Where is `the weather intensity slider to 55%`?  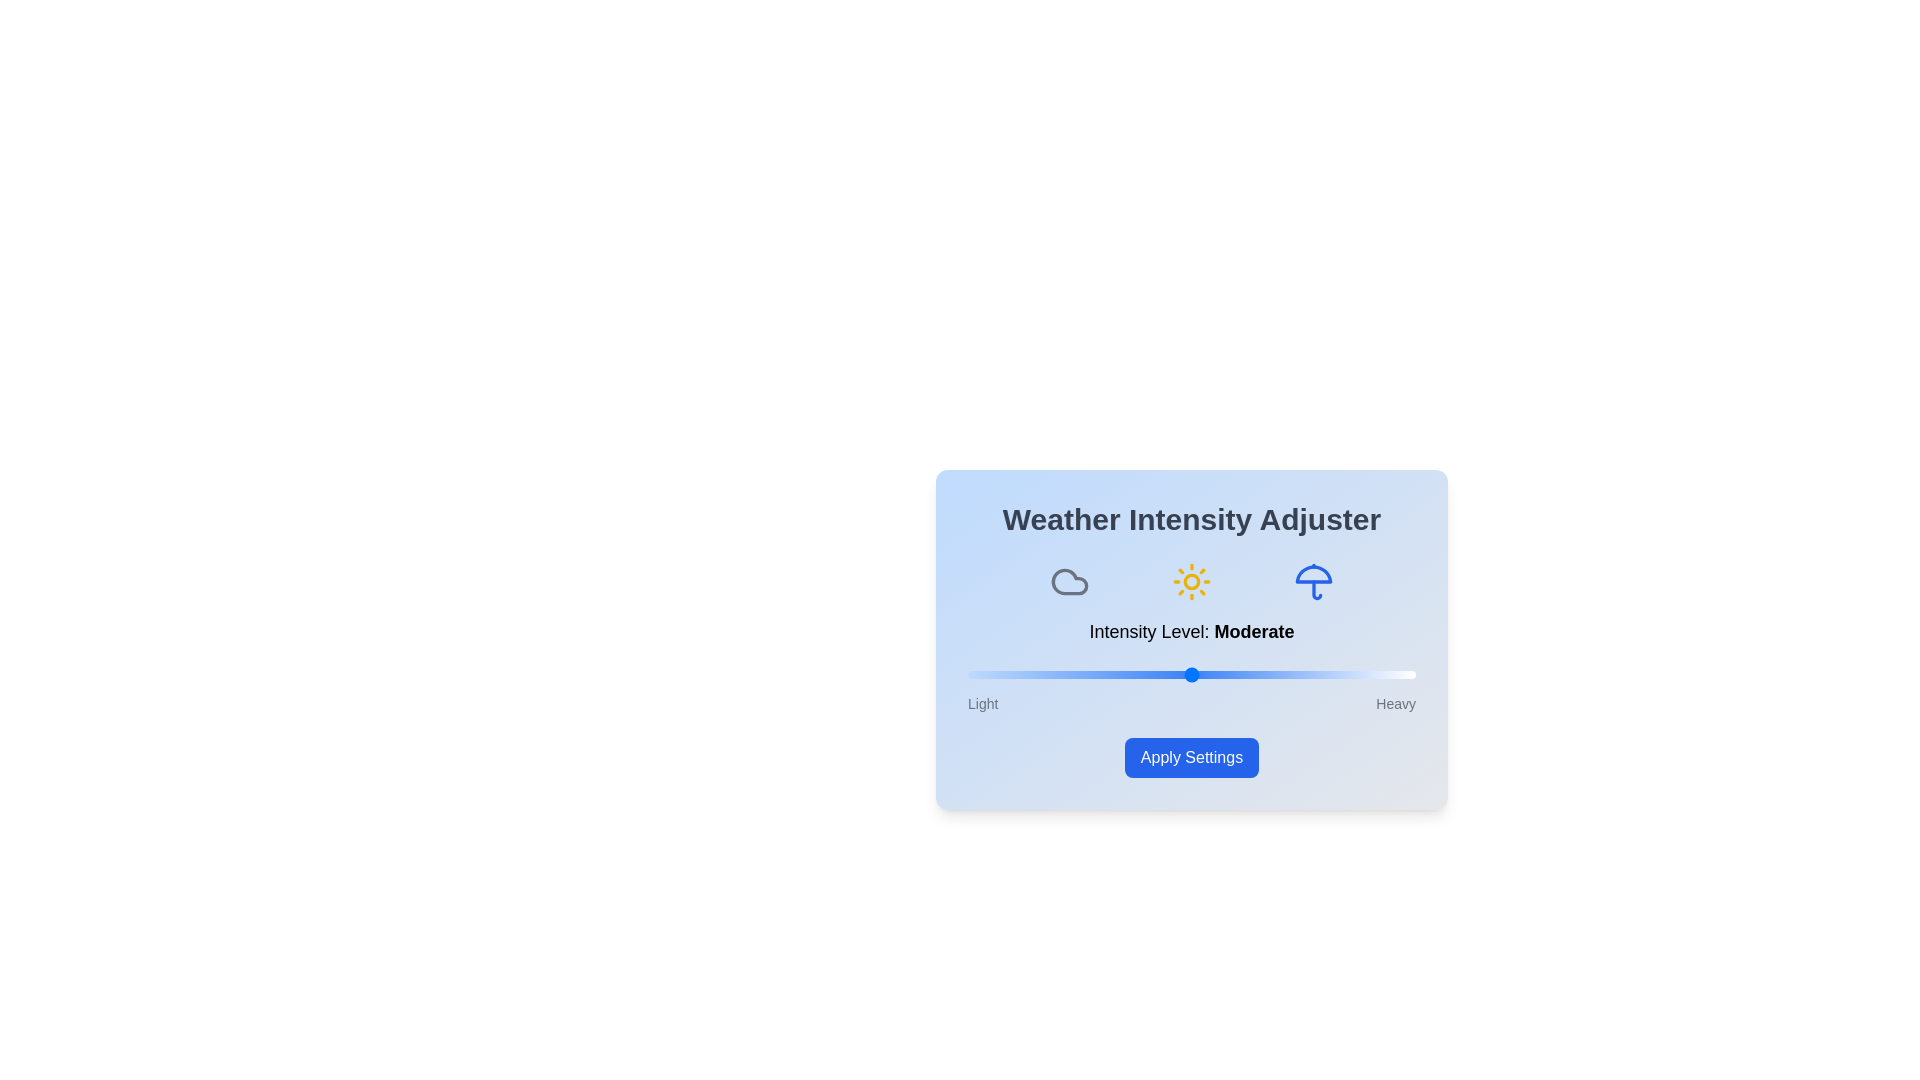
the weather intensity slider to 55% is located at coordinates (1213, 675).